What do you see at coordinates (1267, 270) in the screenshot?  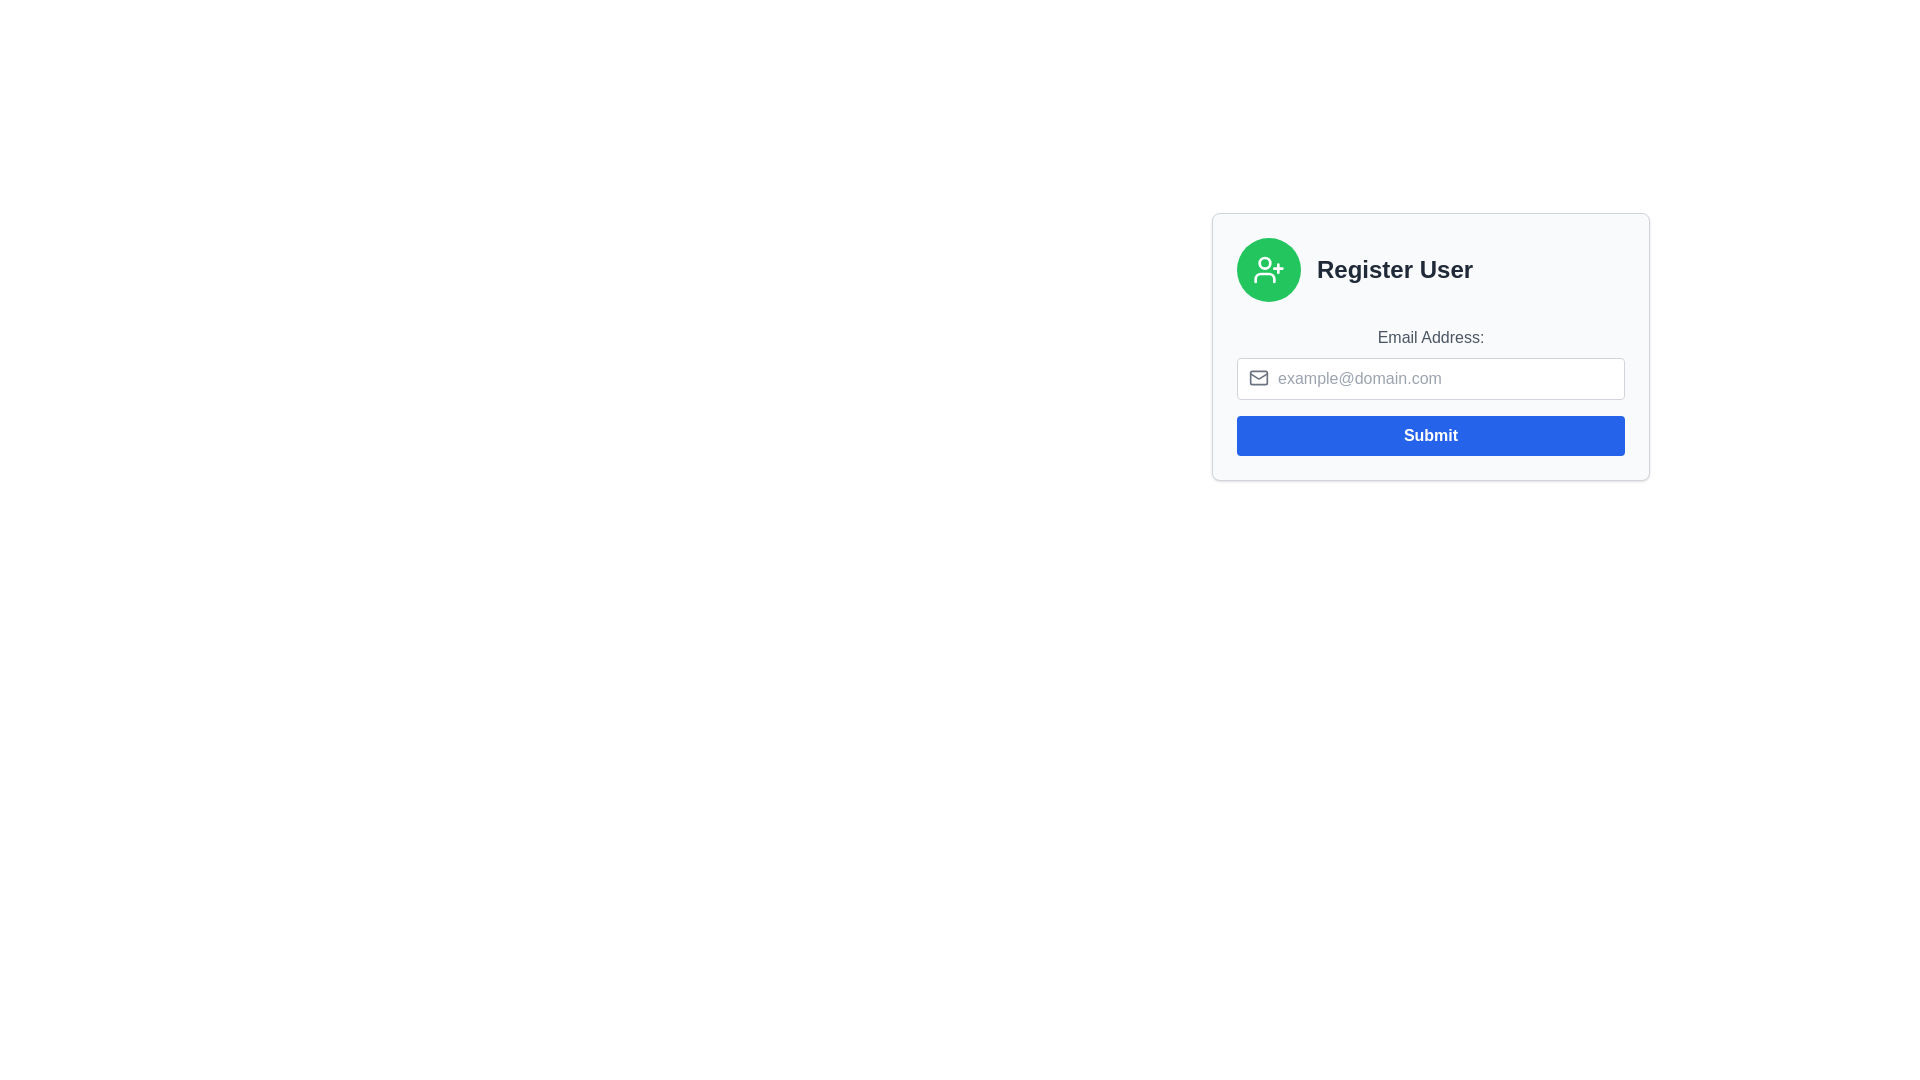 I see `the icon that represents the function of adding or registering a new user, which is located within a circular green background above the 'Register User' text in the registration form` at bounding box center [1267, 270].